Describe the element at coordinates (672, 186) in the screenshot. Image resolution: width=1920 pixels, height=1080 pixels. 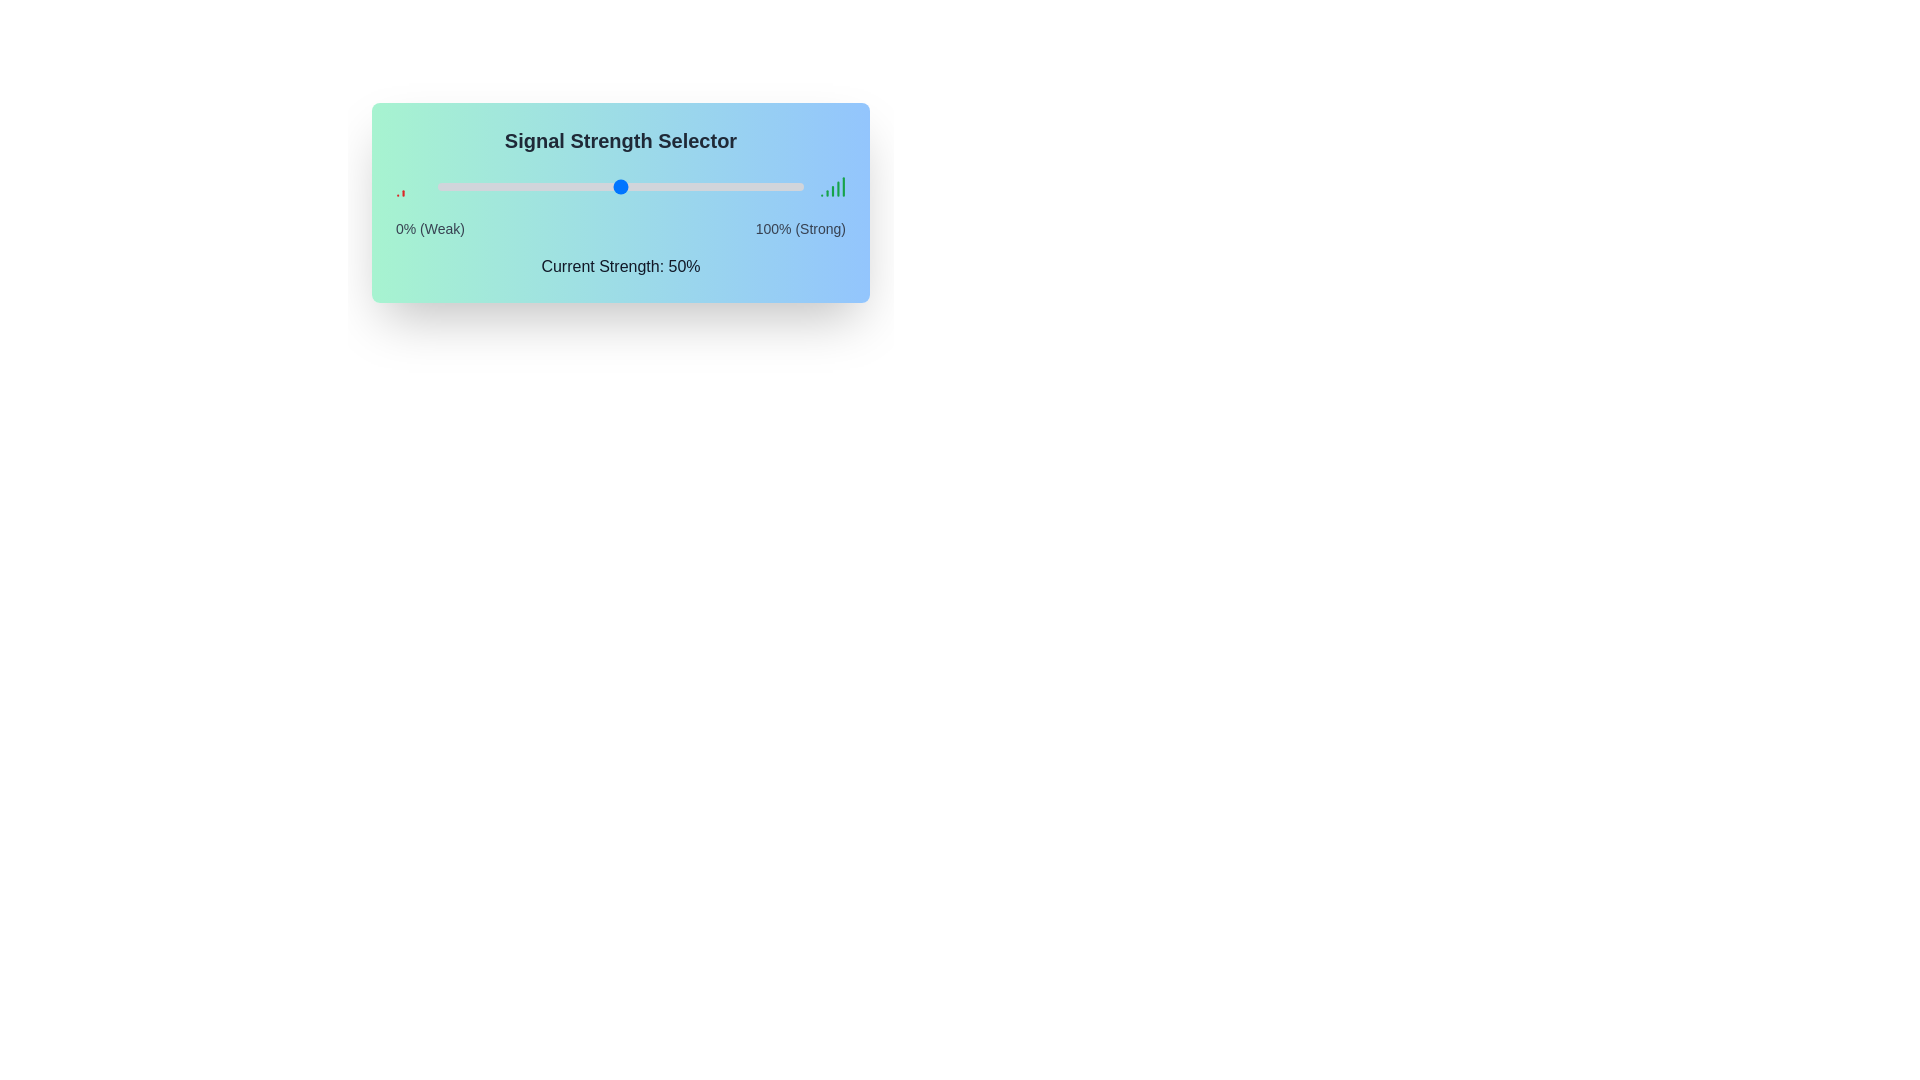
I see `the signal strength slider to 64% to observe the visual signal strength indicators` at that location.